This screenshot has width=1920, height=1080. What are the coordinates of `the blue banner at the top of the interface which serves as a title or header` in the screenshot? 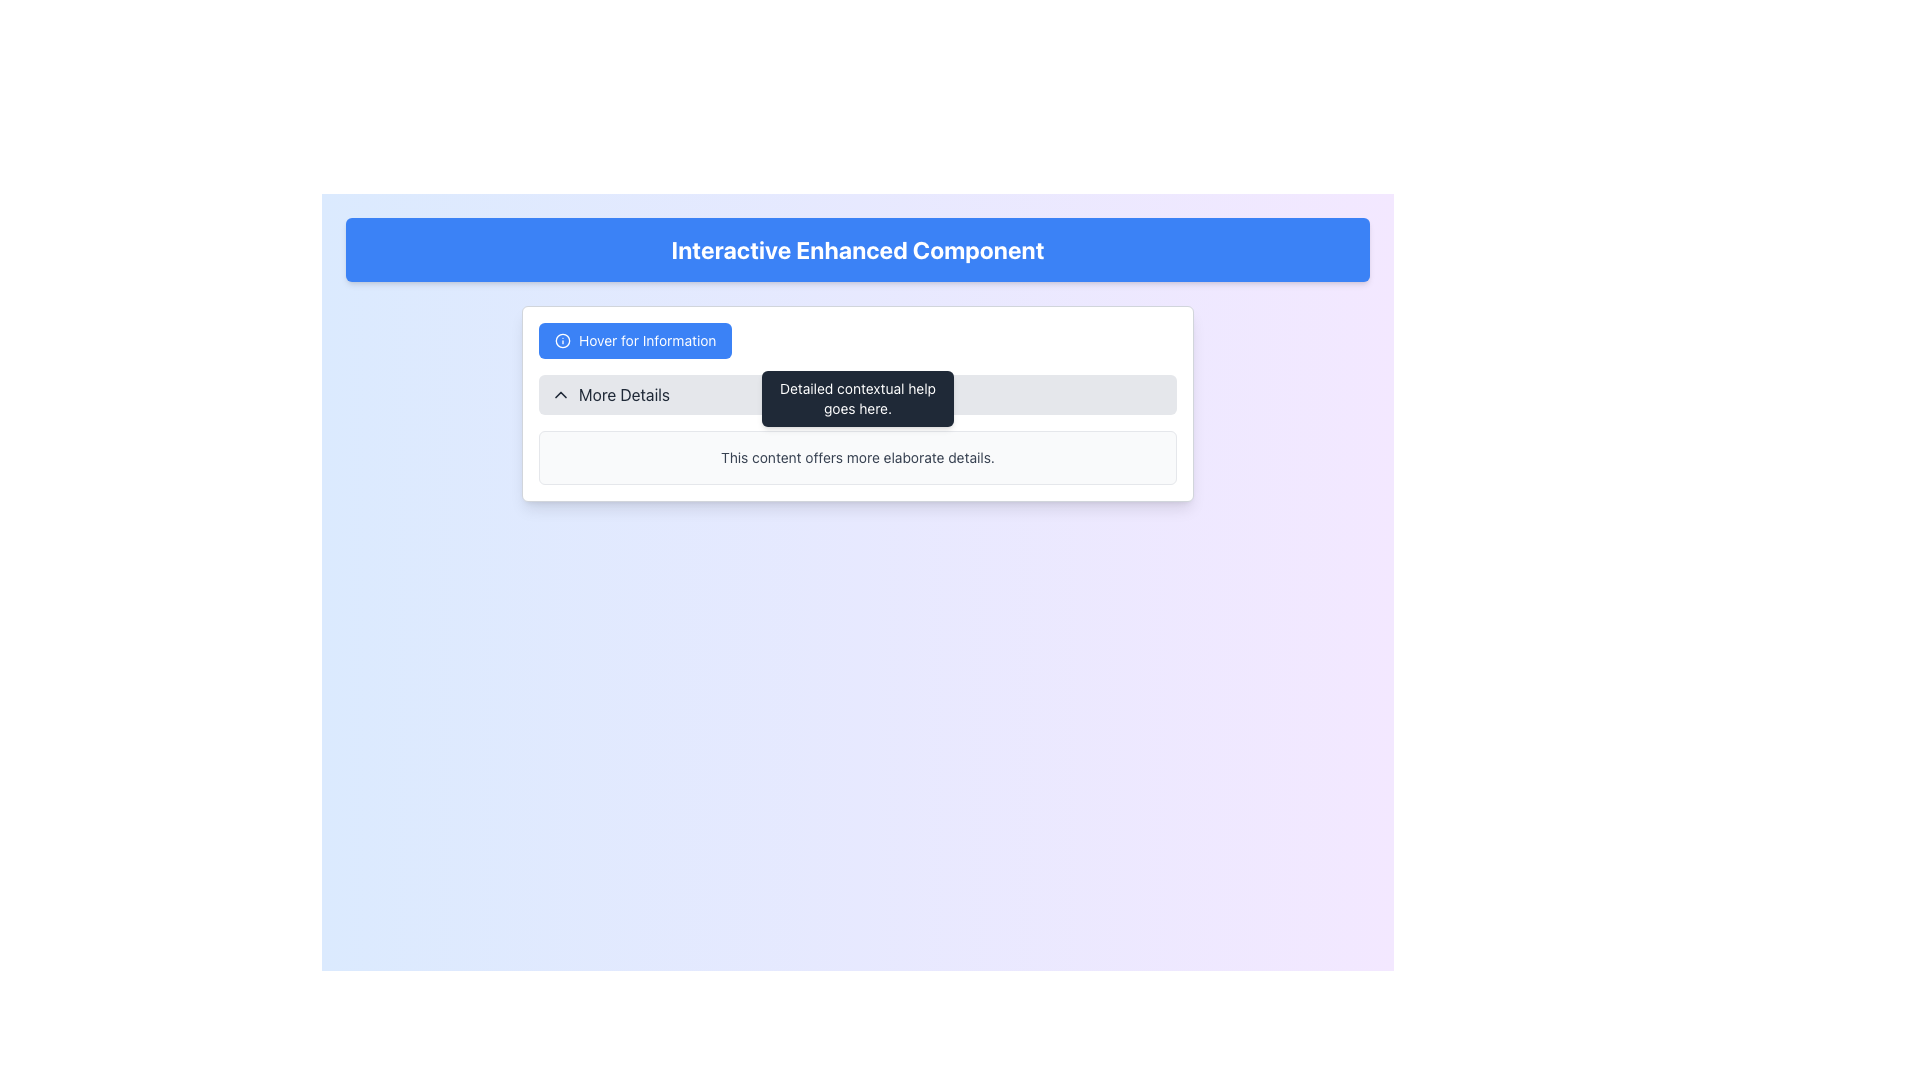 It's located at (858, 249).